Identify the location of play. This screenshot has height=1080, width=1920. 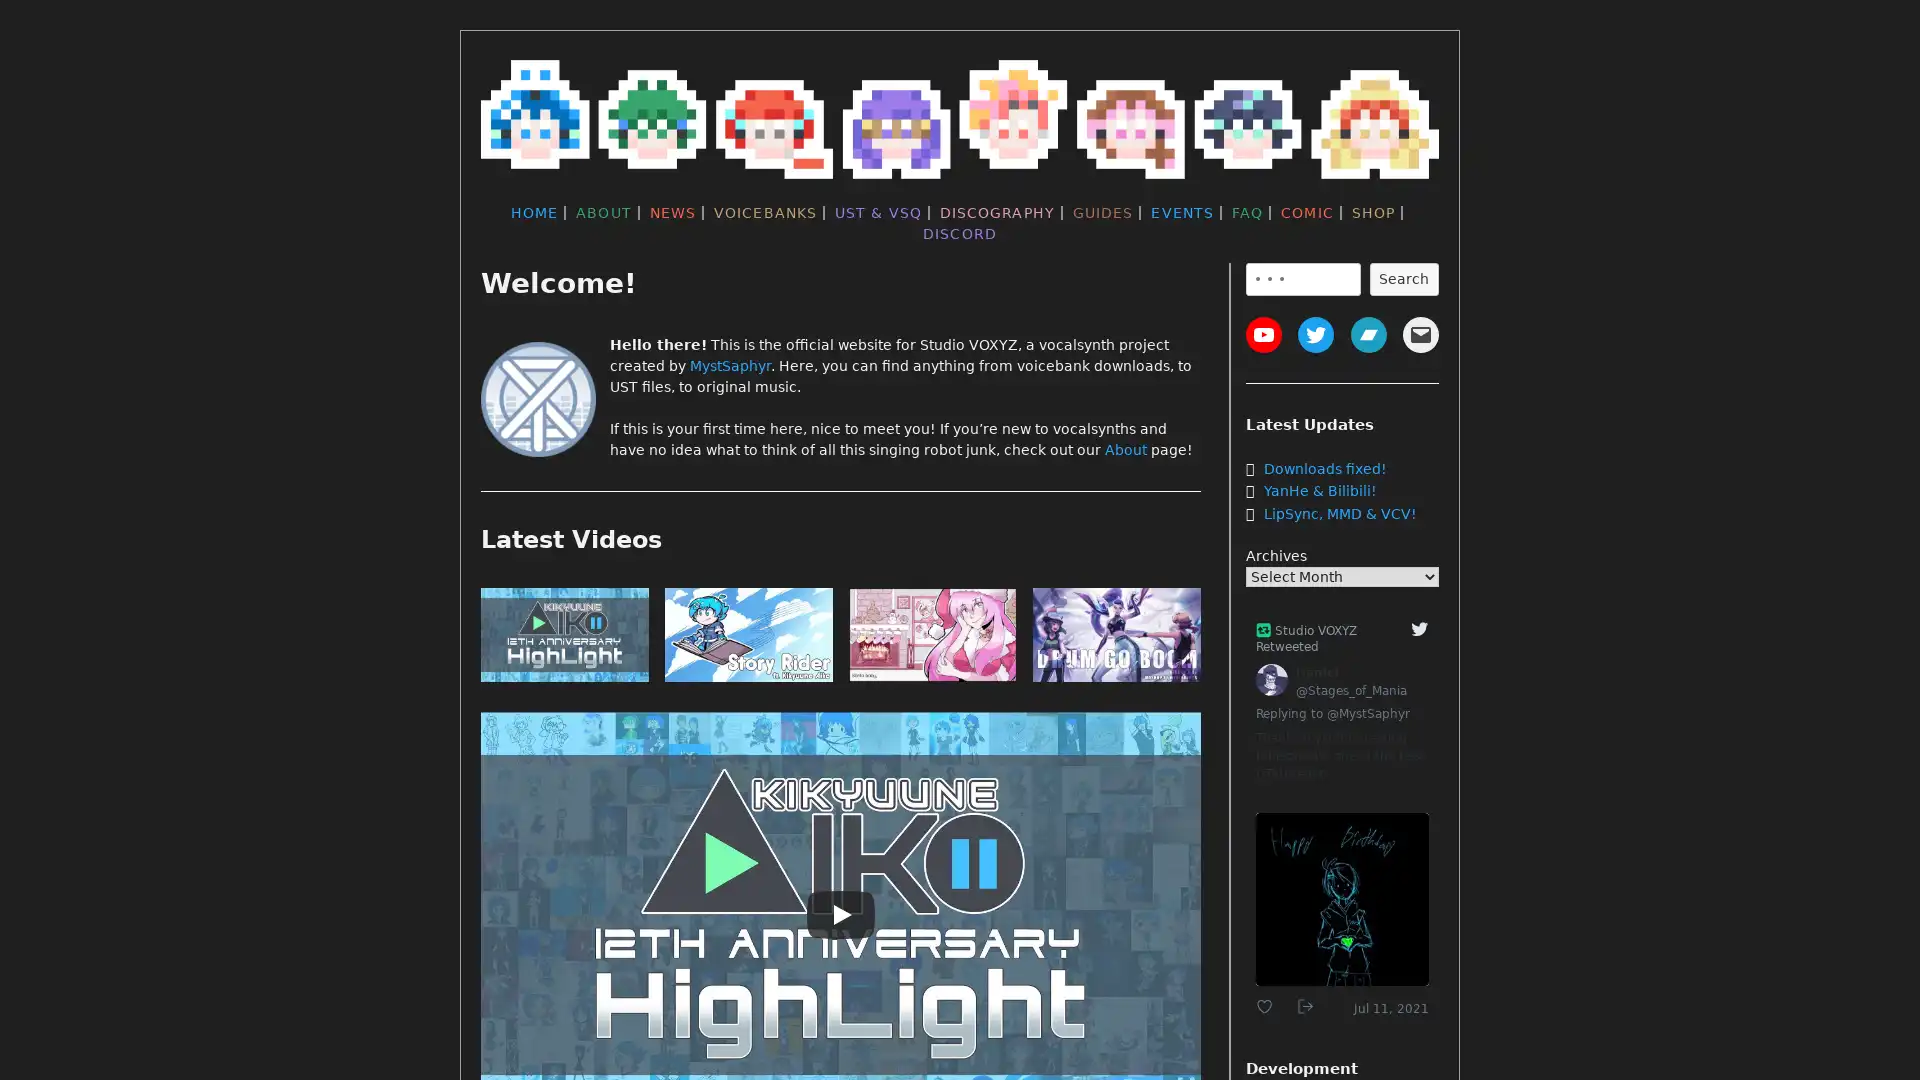
(747, 639).